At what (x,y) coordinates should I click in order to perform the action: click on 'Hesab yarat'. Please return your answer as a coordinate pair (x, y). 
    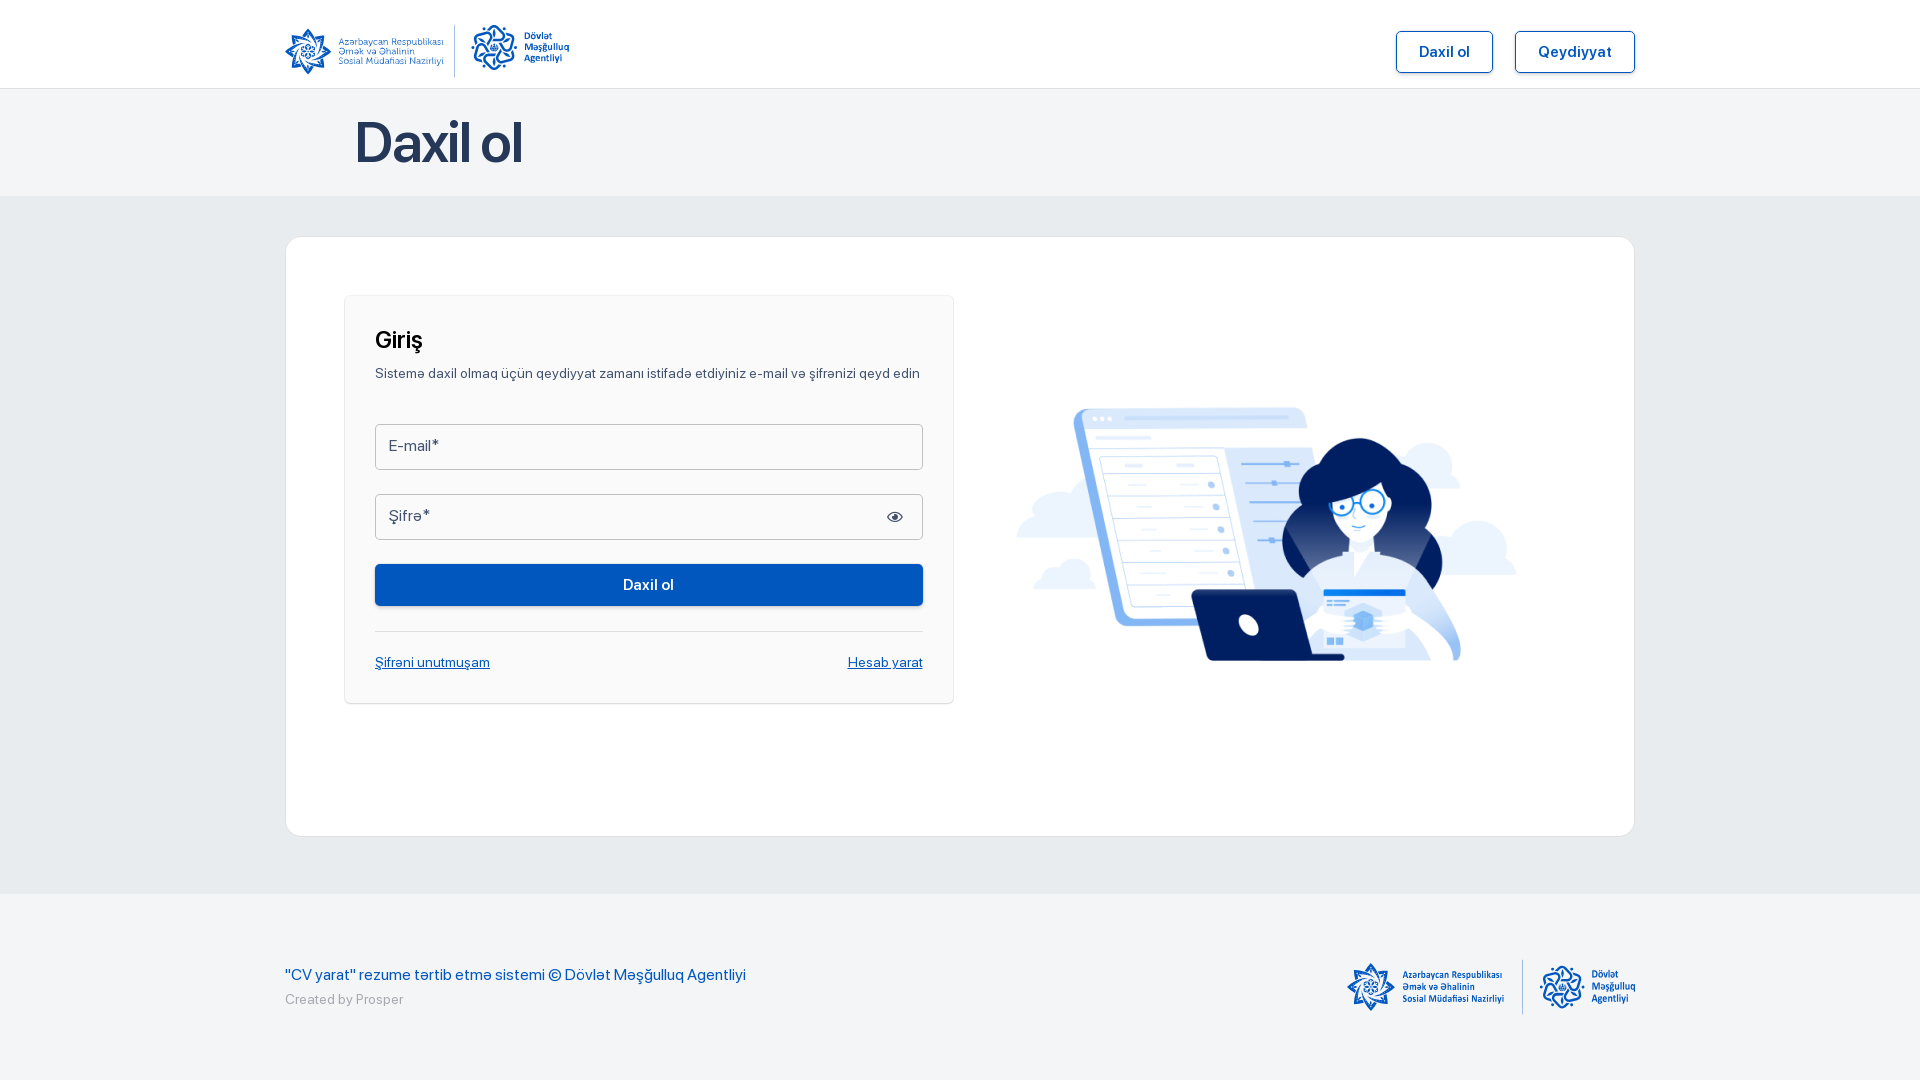
    Looking at the image, I should click on (884, 662).